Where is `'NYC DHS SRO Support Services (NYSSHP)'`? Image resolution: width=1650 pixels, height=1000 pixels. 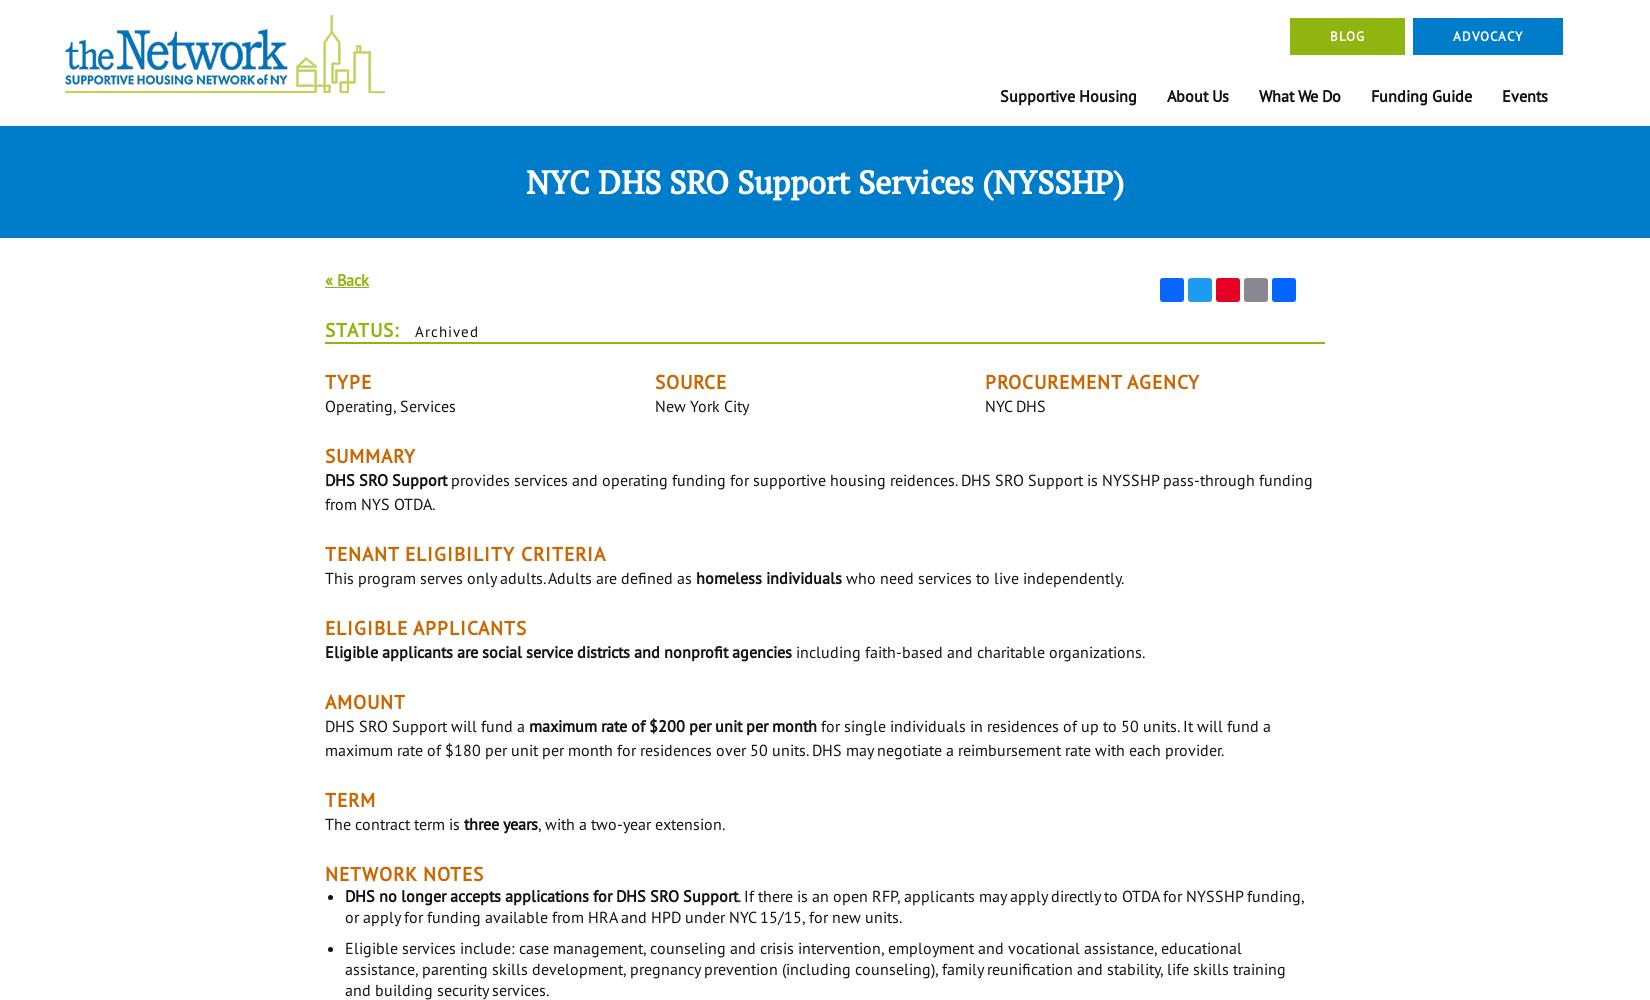
'NYC DHS SRO Support Services (NYSSHP)' is located at coordinates (825, 182).